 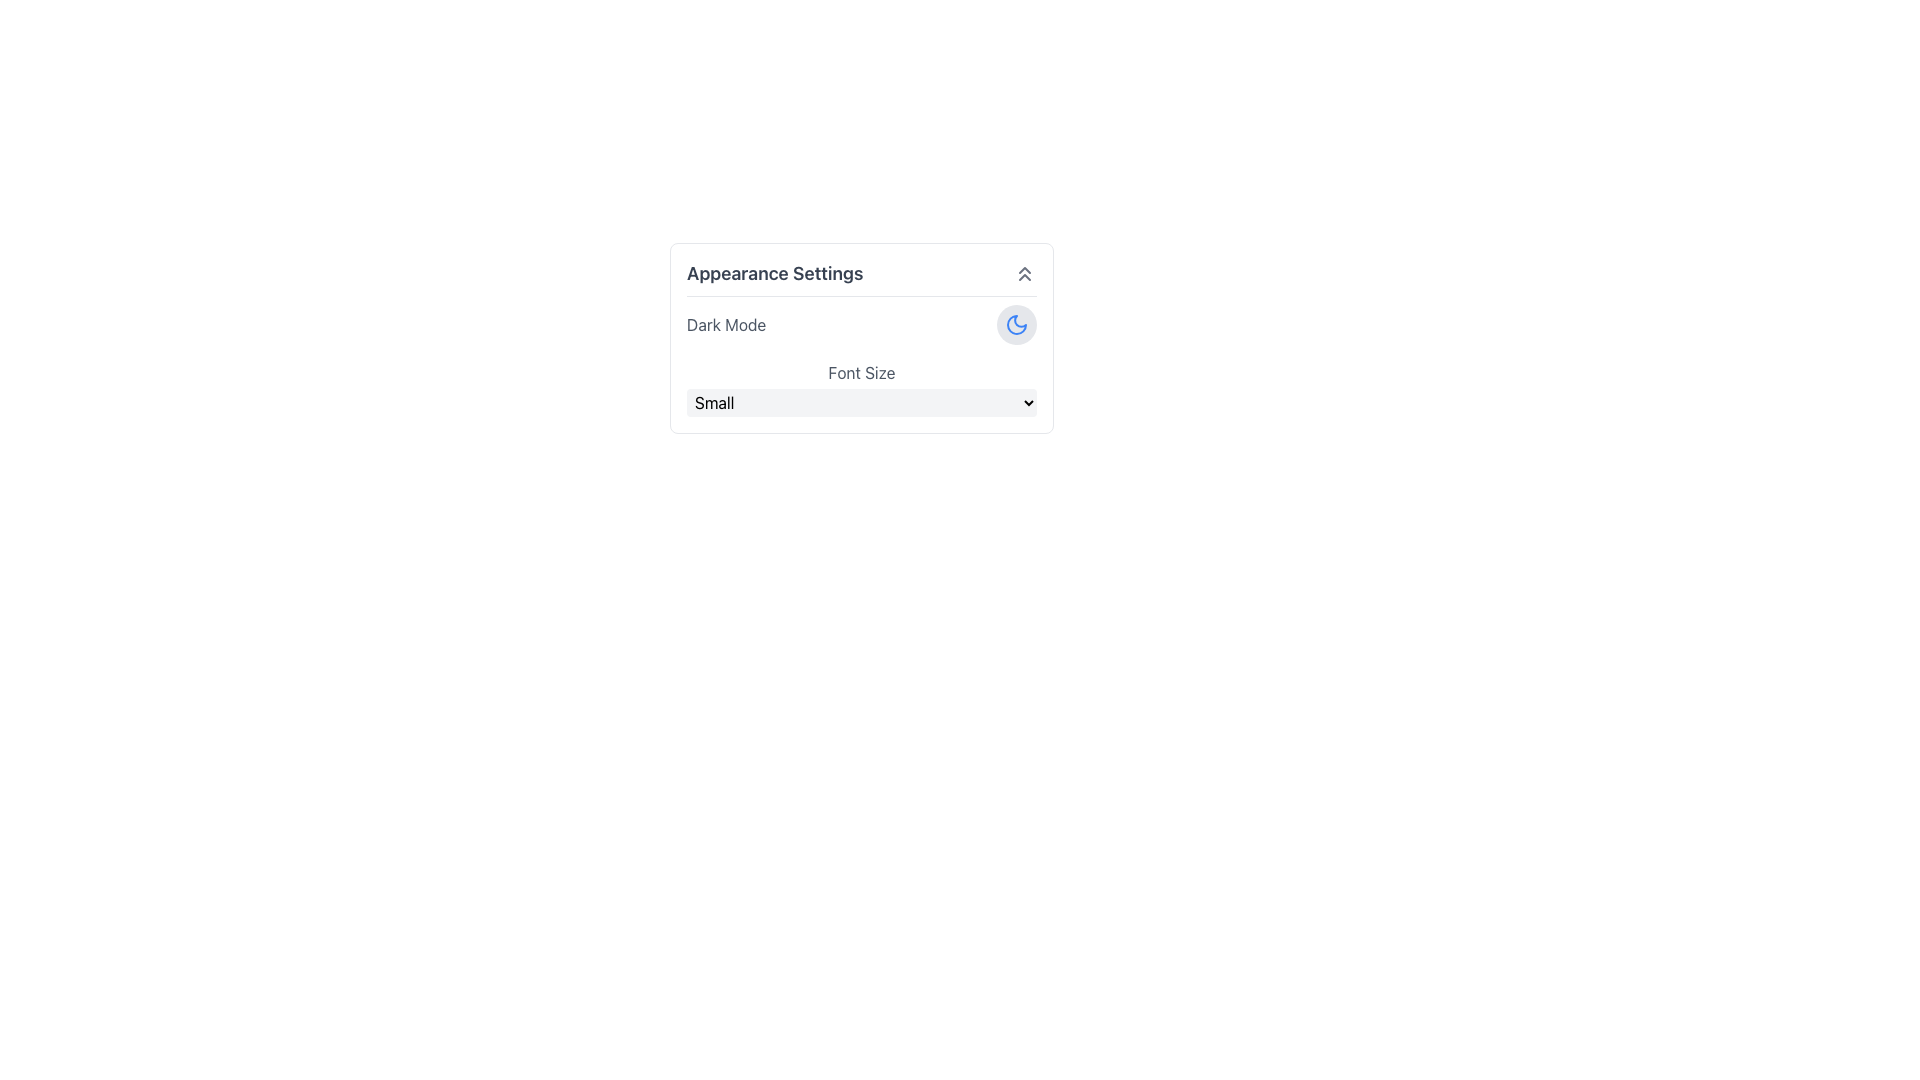 What do you see at coordinates (862, 389) in the screenshot?
I see `the font size selection dropdown menu located in the 'Appearance Settings' section below the 'Dark Mode' toggle switch` at bounding box center [862, 389].